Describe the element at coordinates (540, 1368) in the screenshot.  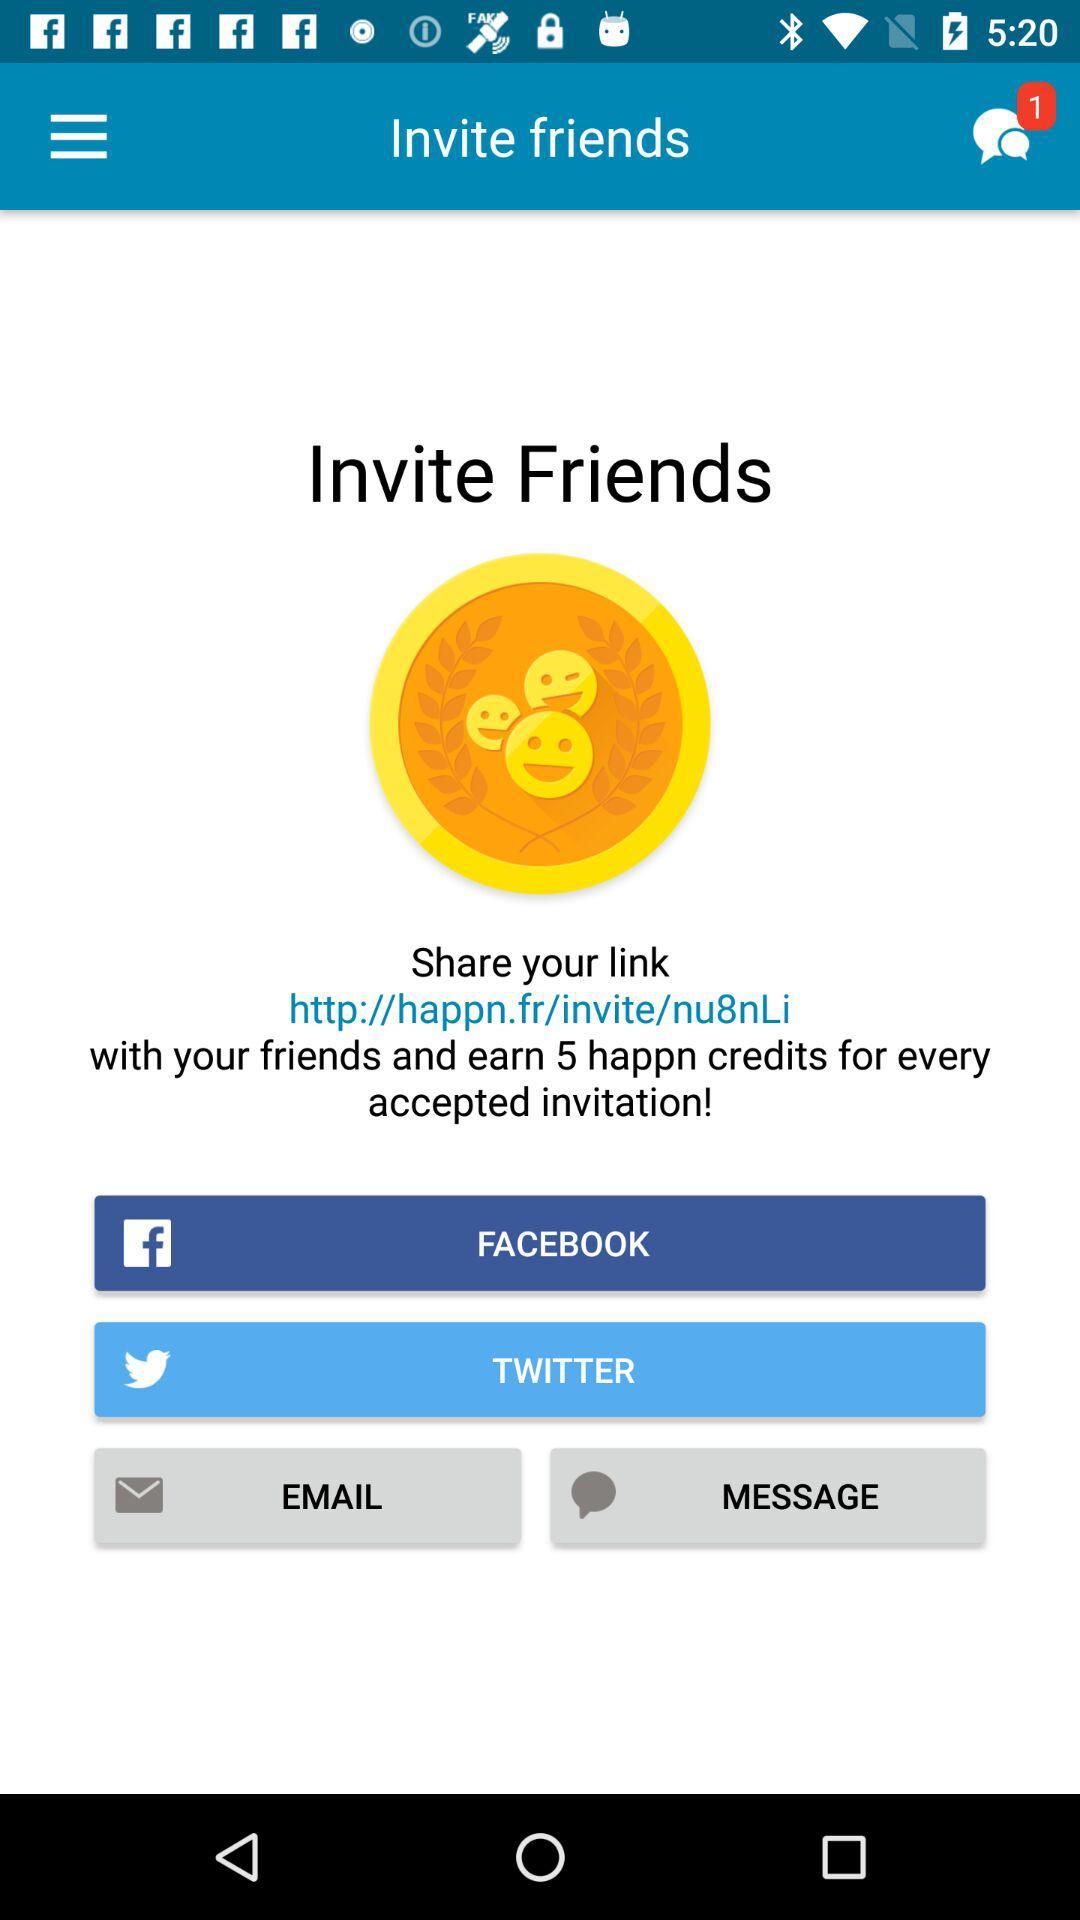
I see `item above the email` at that location.